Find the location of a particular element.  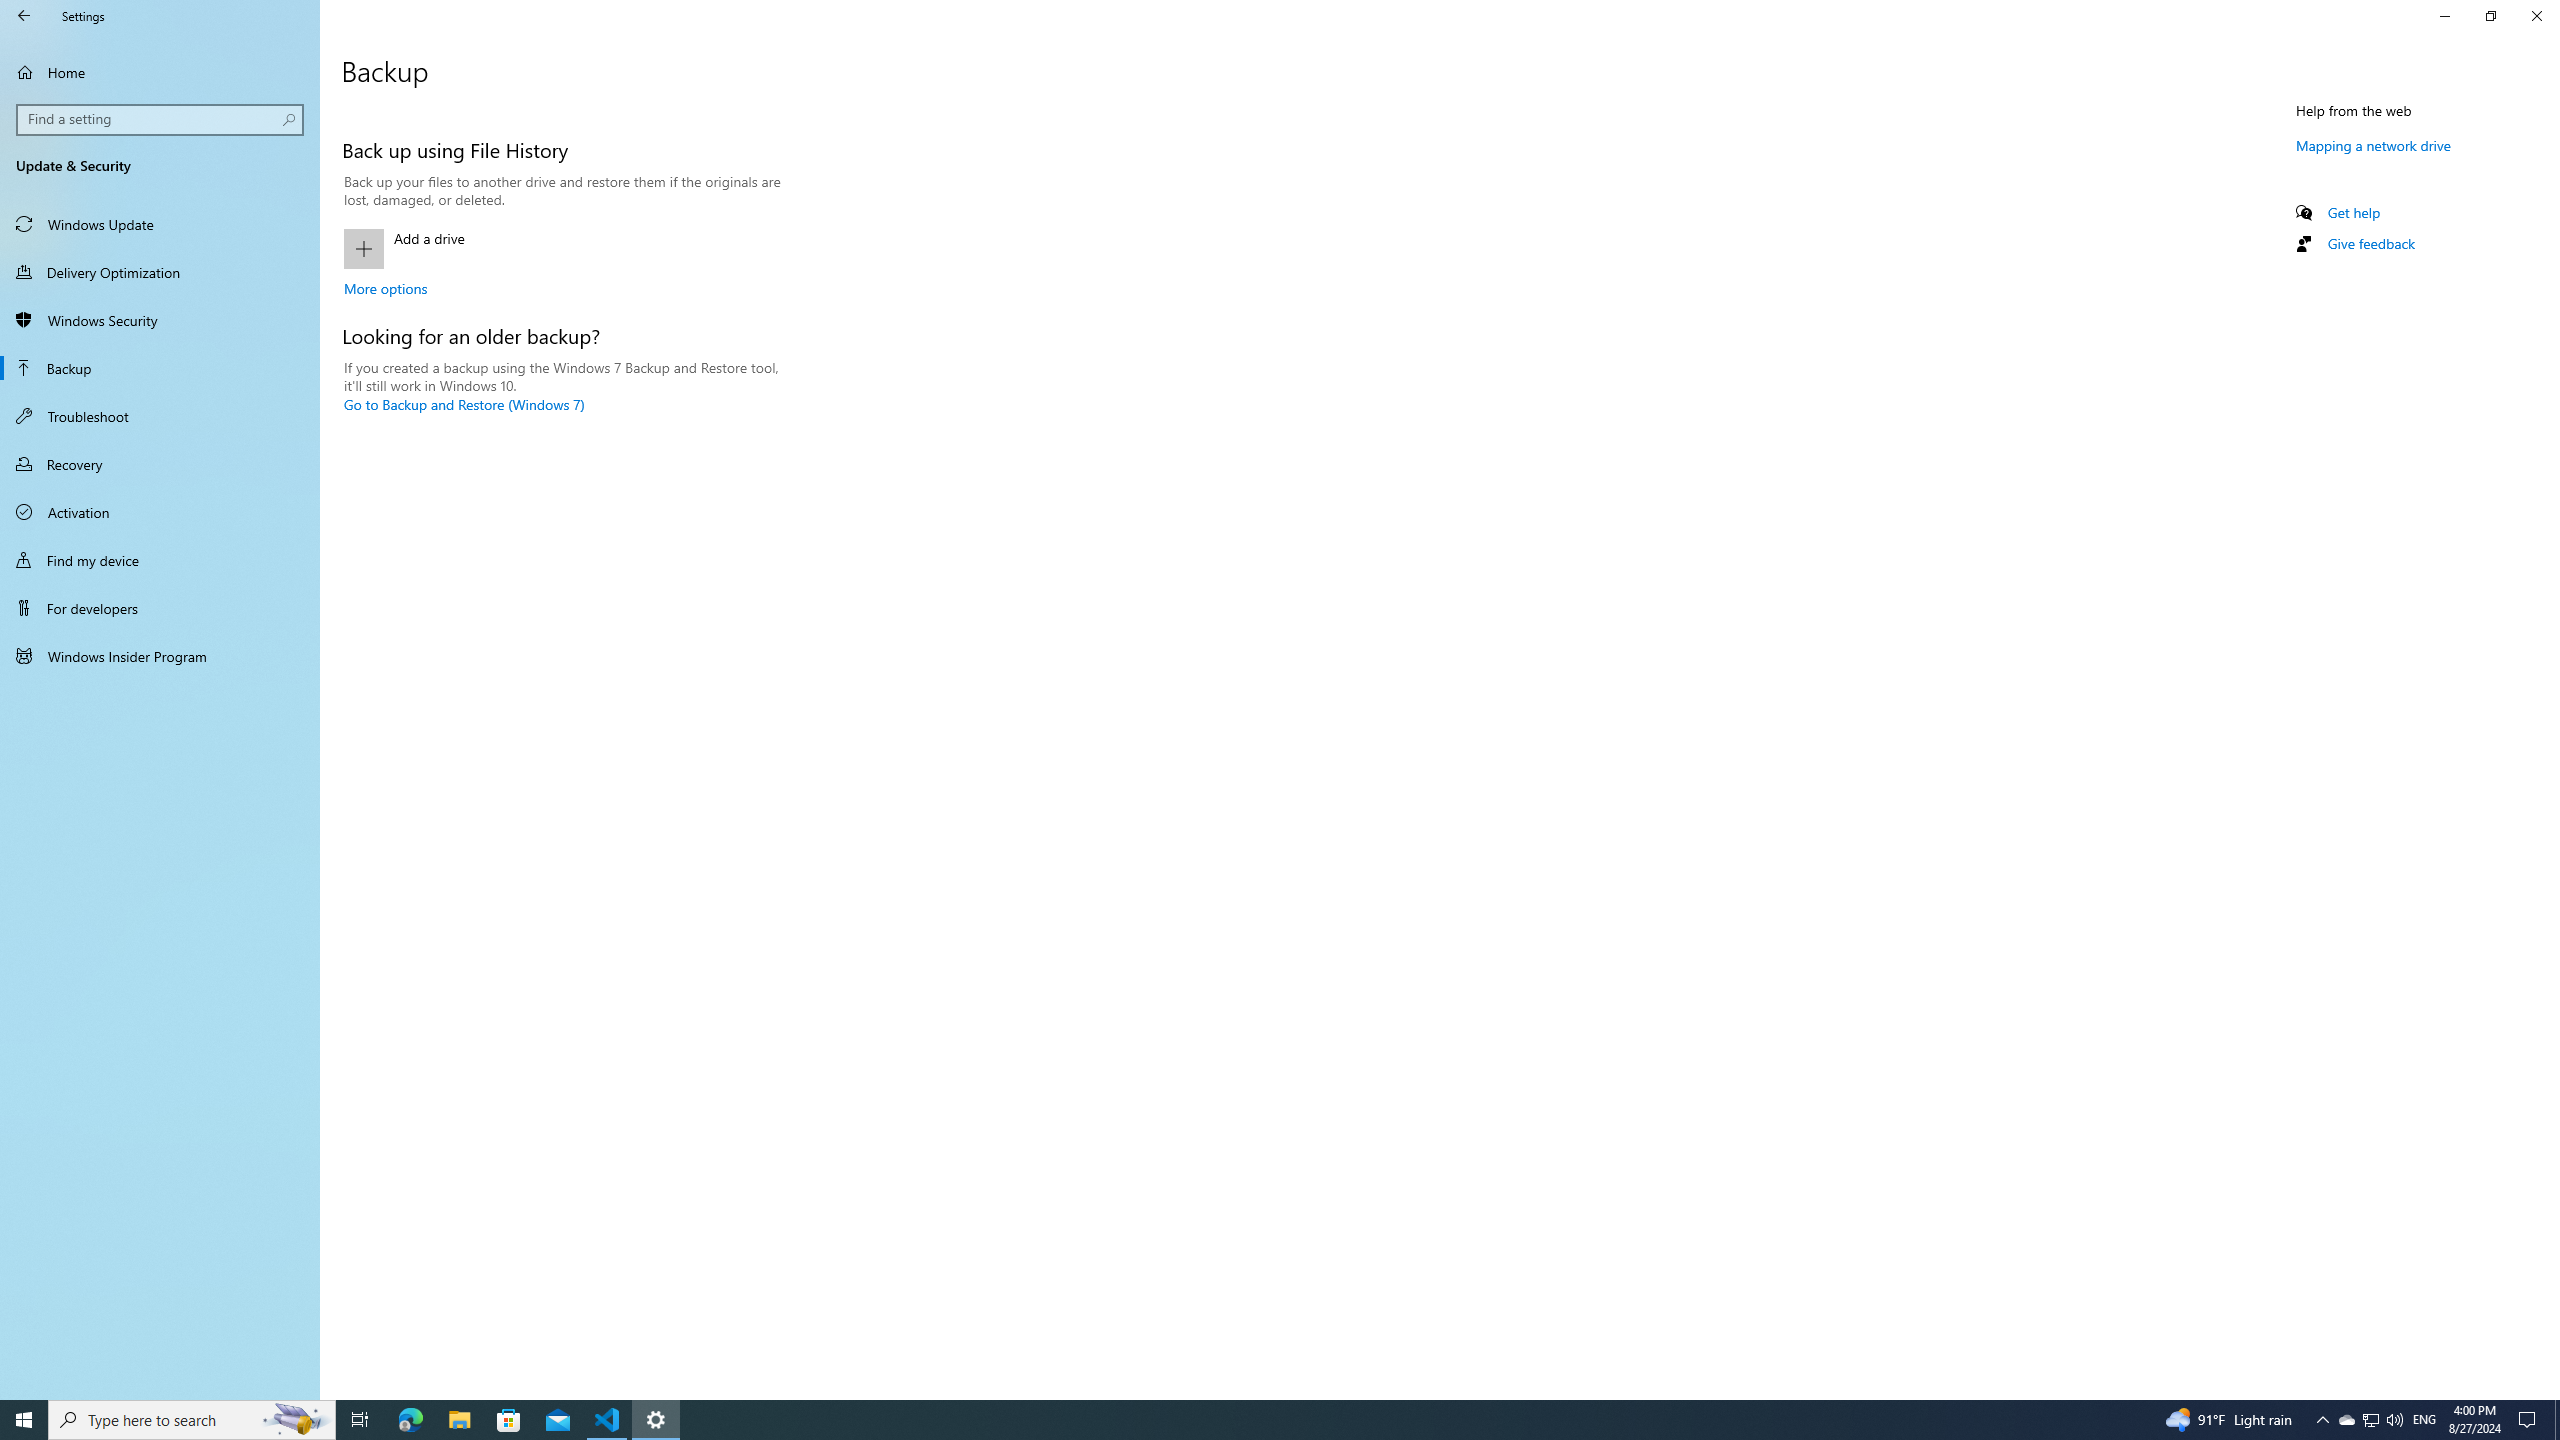

'More options' is located at coordinates (384, 287).